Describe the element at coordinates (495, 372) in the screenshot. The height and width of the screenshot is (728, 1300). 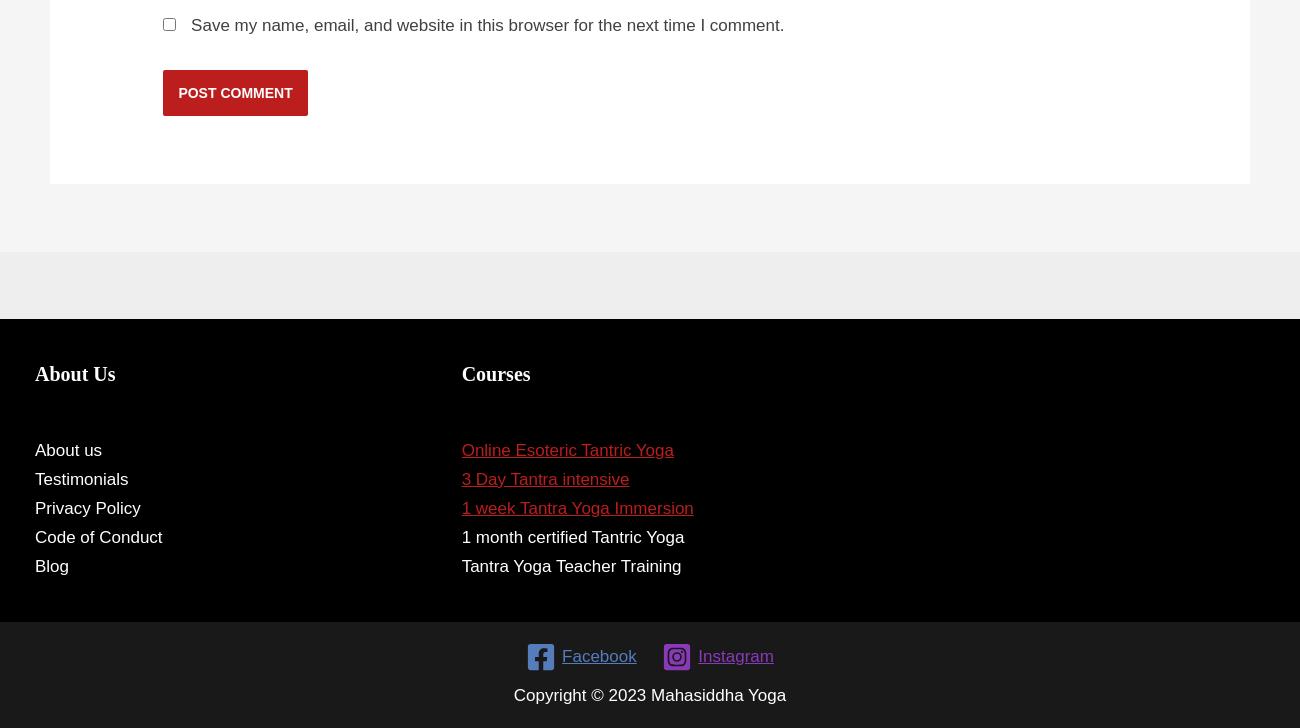
I see `'Courses'` at that location.